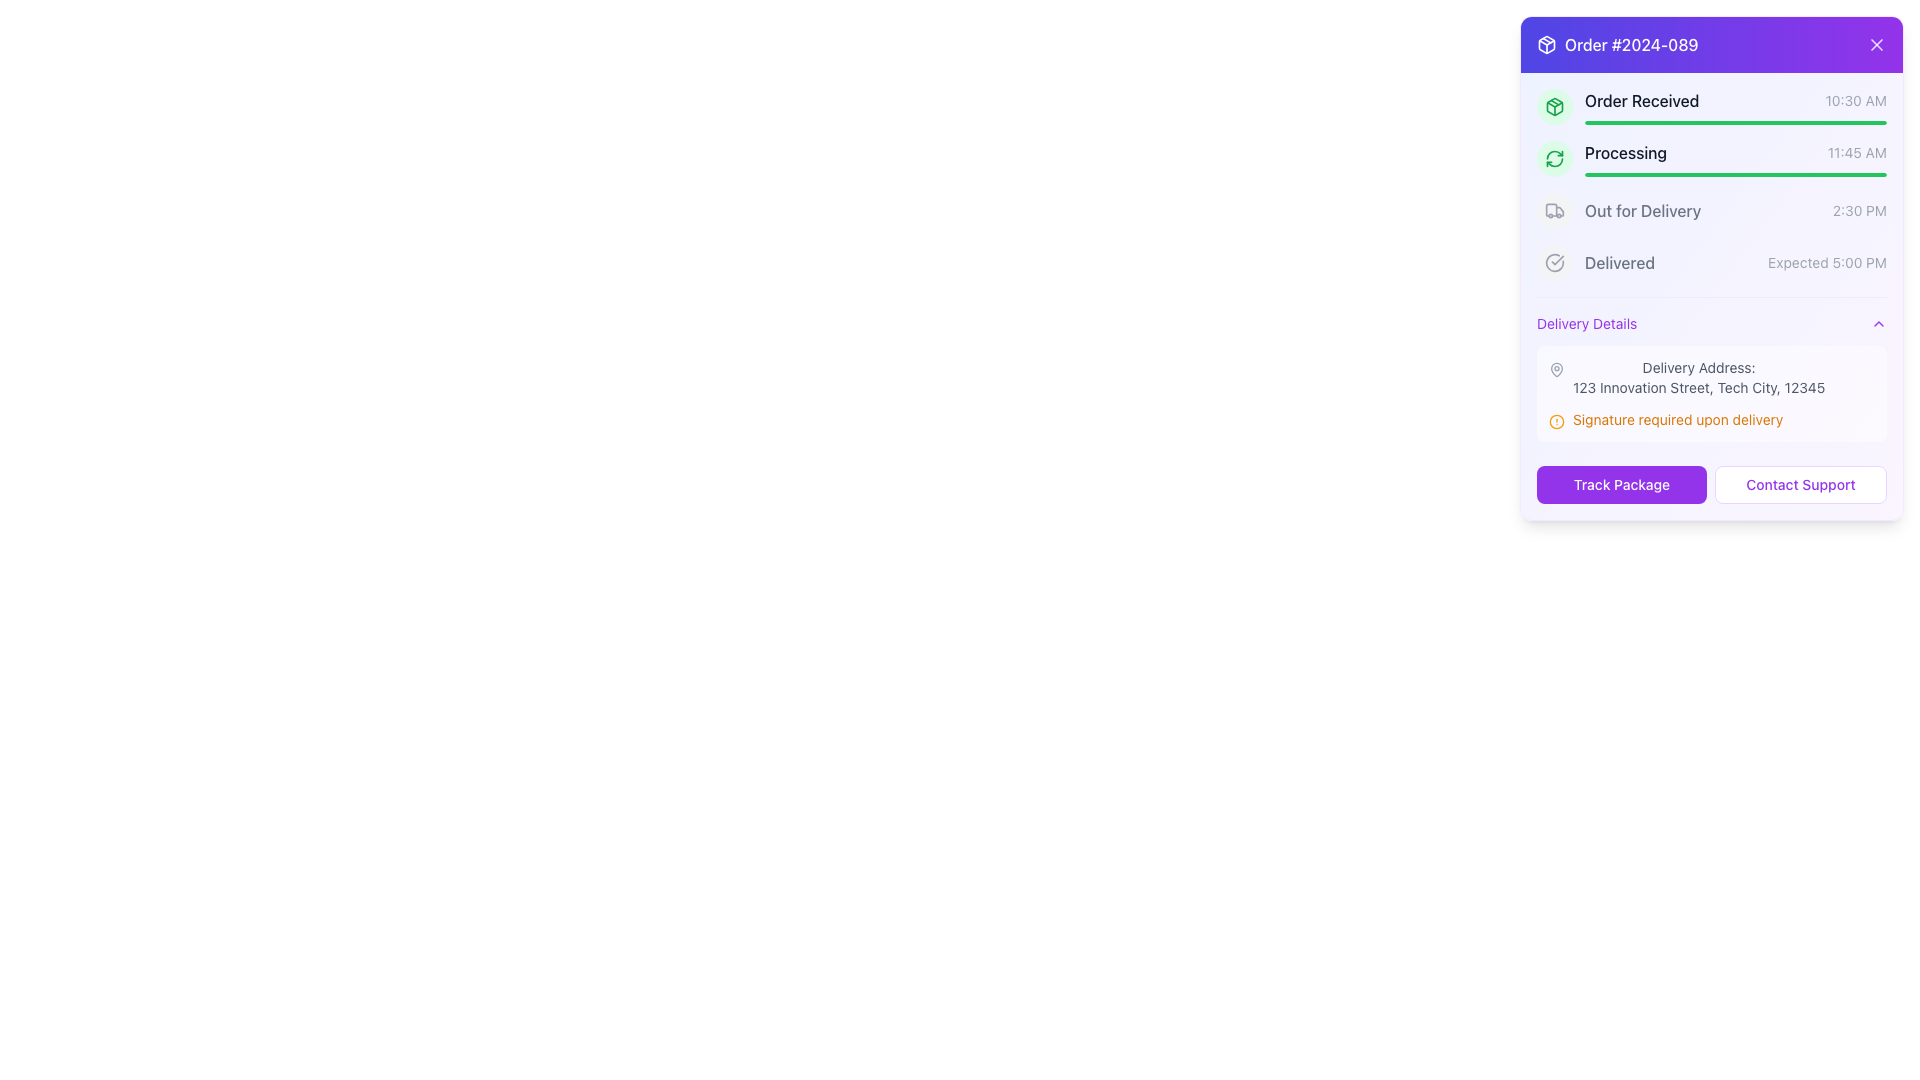  I want to click on the Static text label displaying the address '123 Innovation Street, Tech City, 12345' within the 'Delivery Details' section, so click(1698, 388).